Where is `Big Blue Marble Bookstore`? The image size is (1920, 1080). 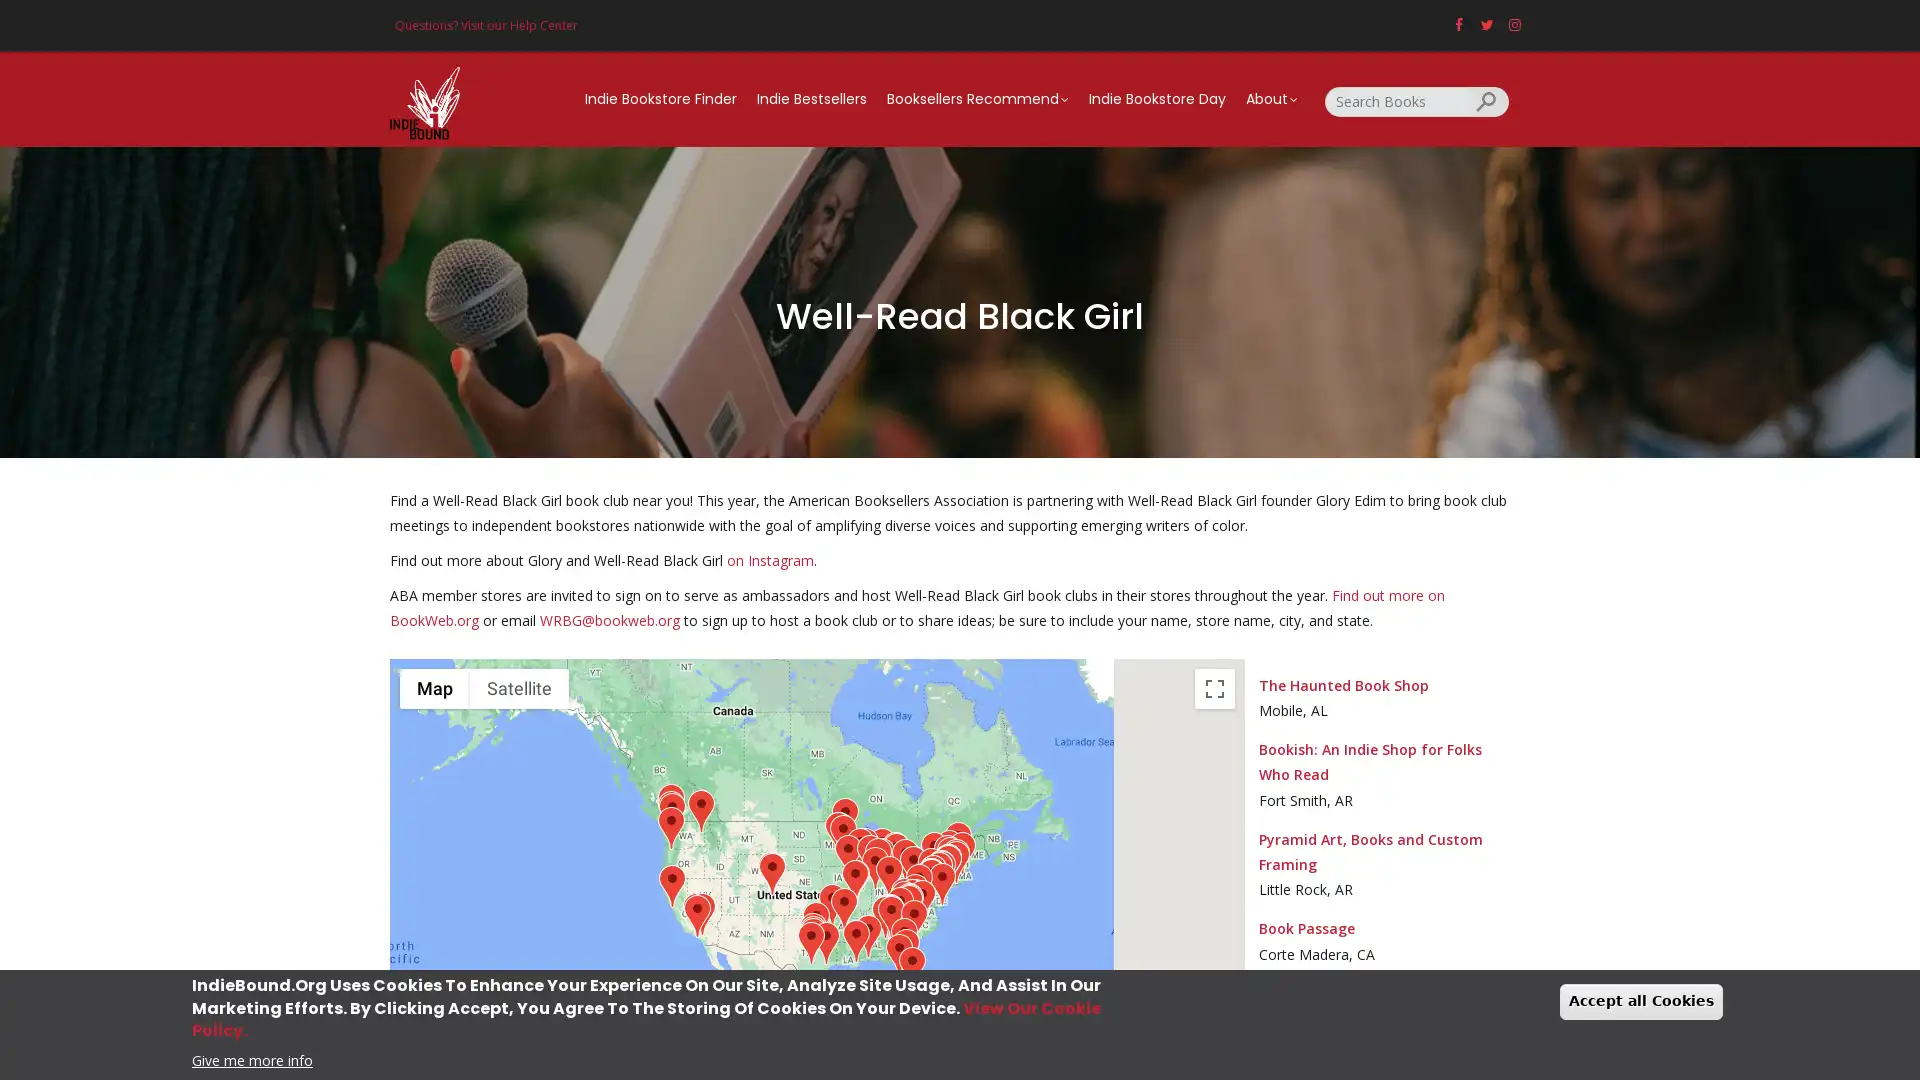 Big Blue Marble Bookstore is located at coordinates (939, 869).